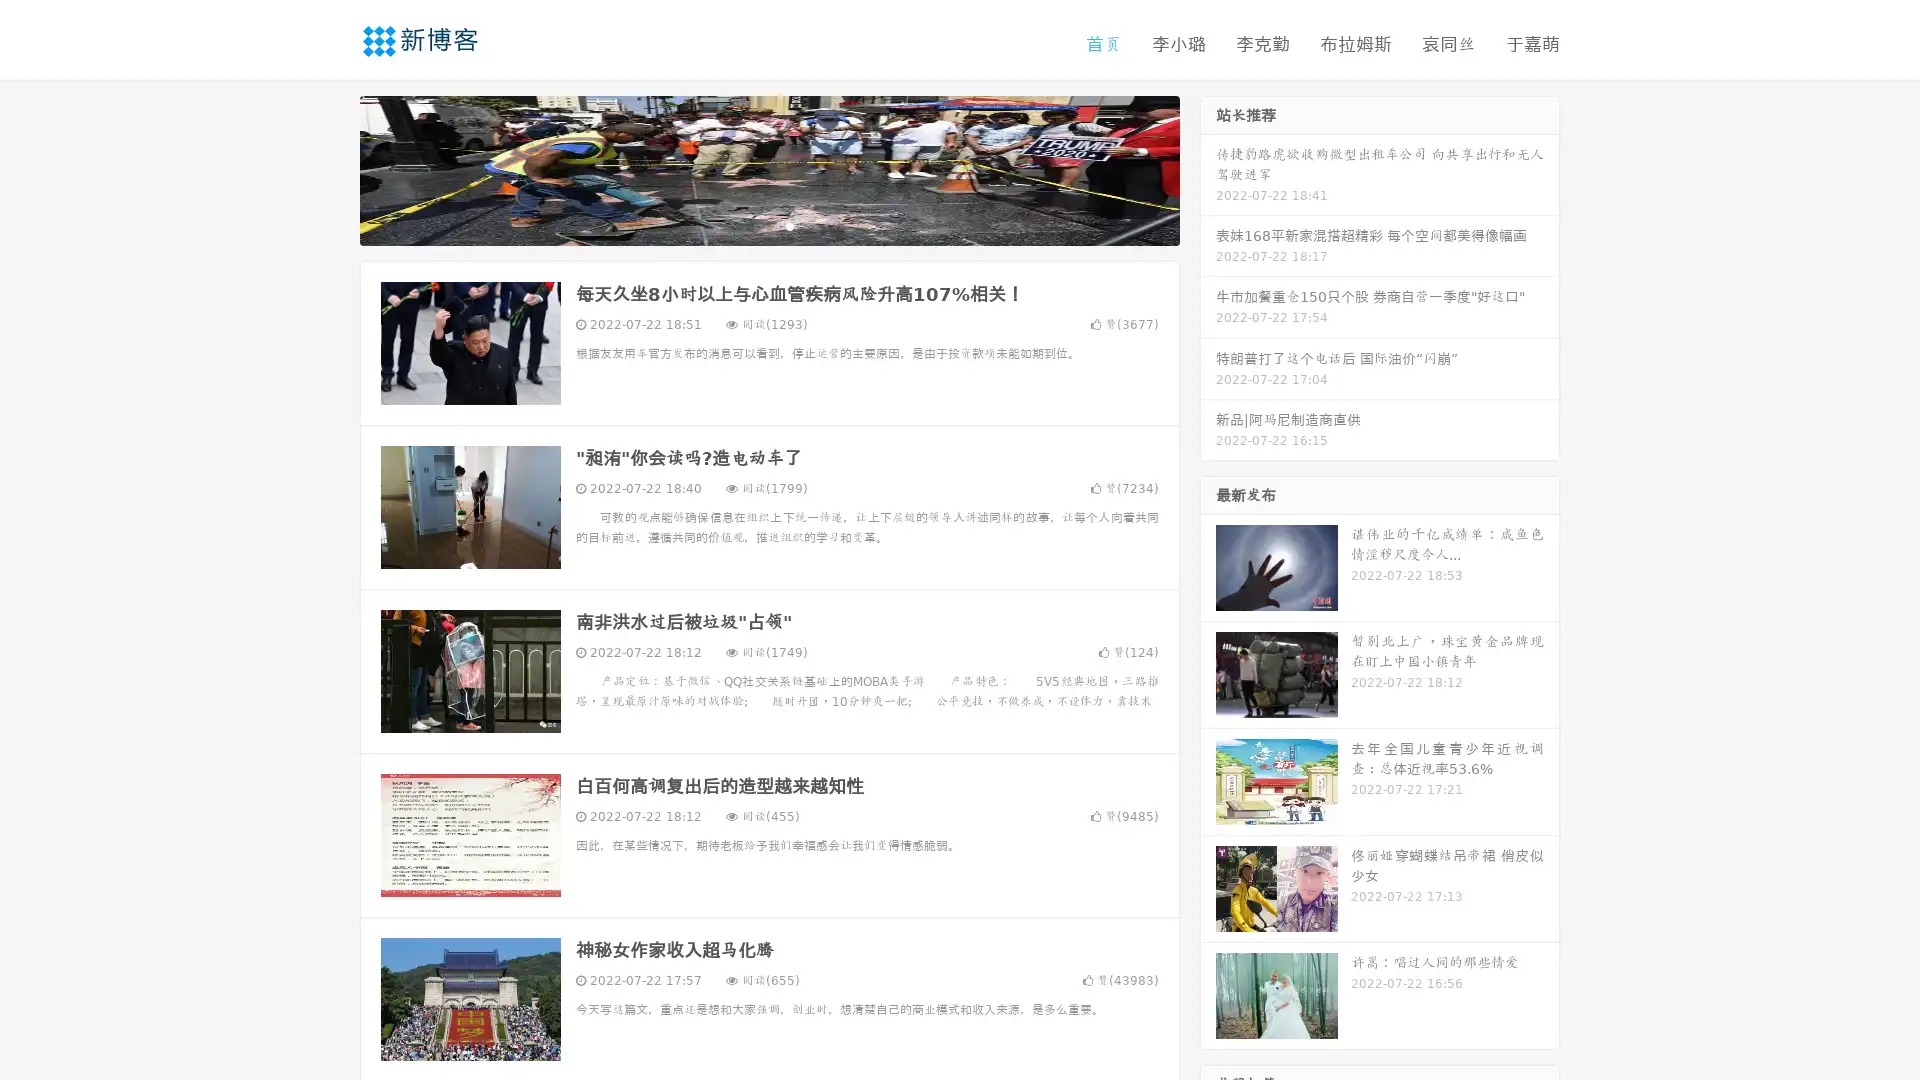  Describe the element at coordinates (789, 225) in the screenshot. I see `Go to slide 3` at that location.